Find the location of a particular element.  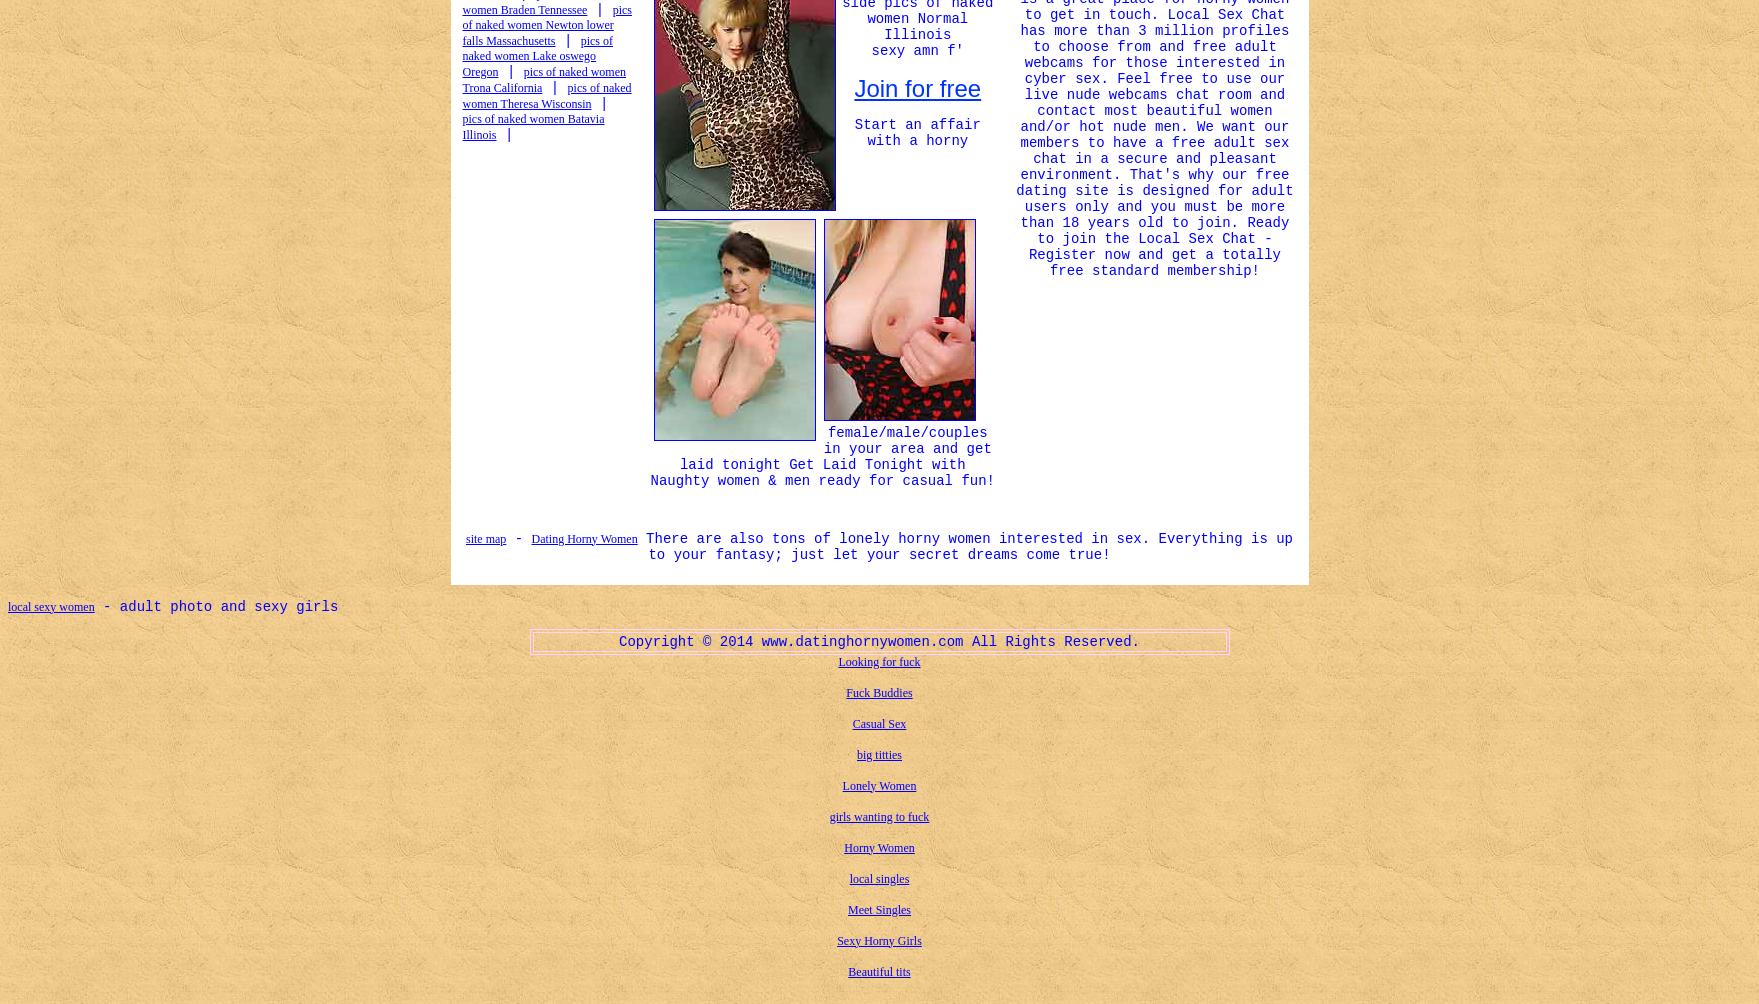

'local singles' is located at coordinates (878, 877).